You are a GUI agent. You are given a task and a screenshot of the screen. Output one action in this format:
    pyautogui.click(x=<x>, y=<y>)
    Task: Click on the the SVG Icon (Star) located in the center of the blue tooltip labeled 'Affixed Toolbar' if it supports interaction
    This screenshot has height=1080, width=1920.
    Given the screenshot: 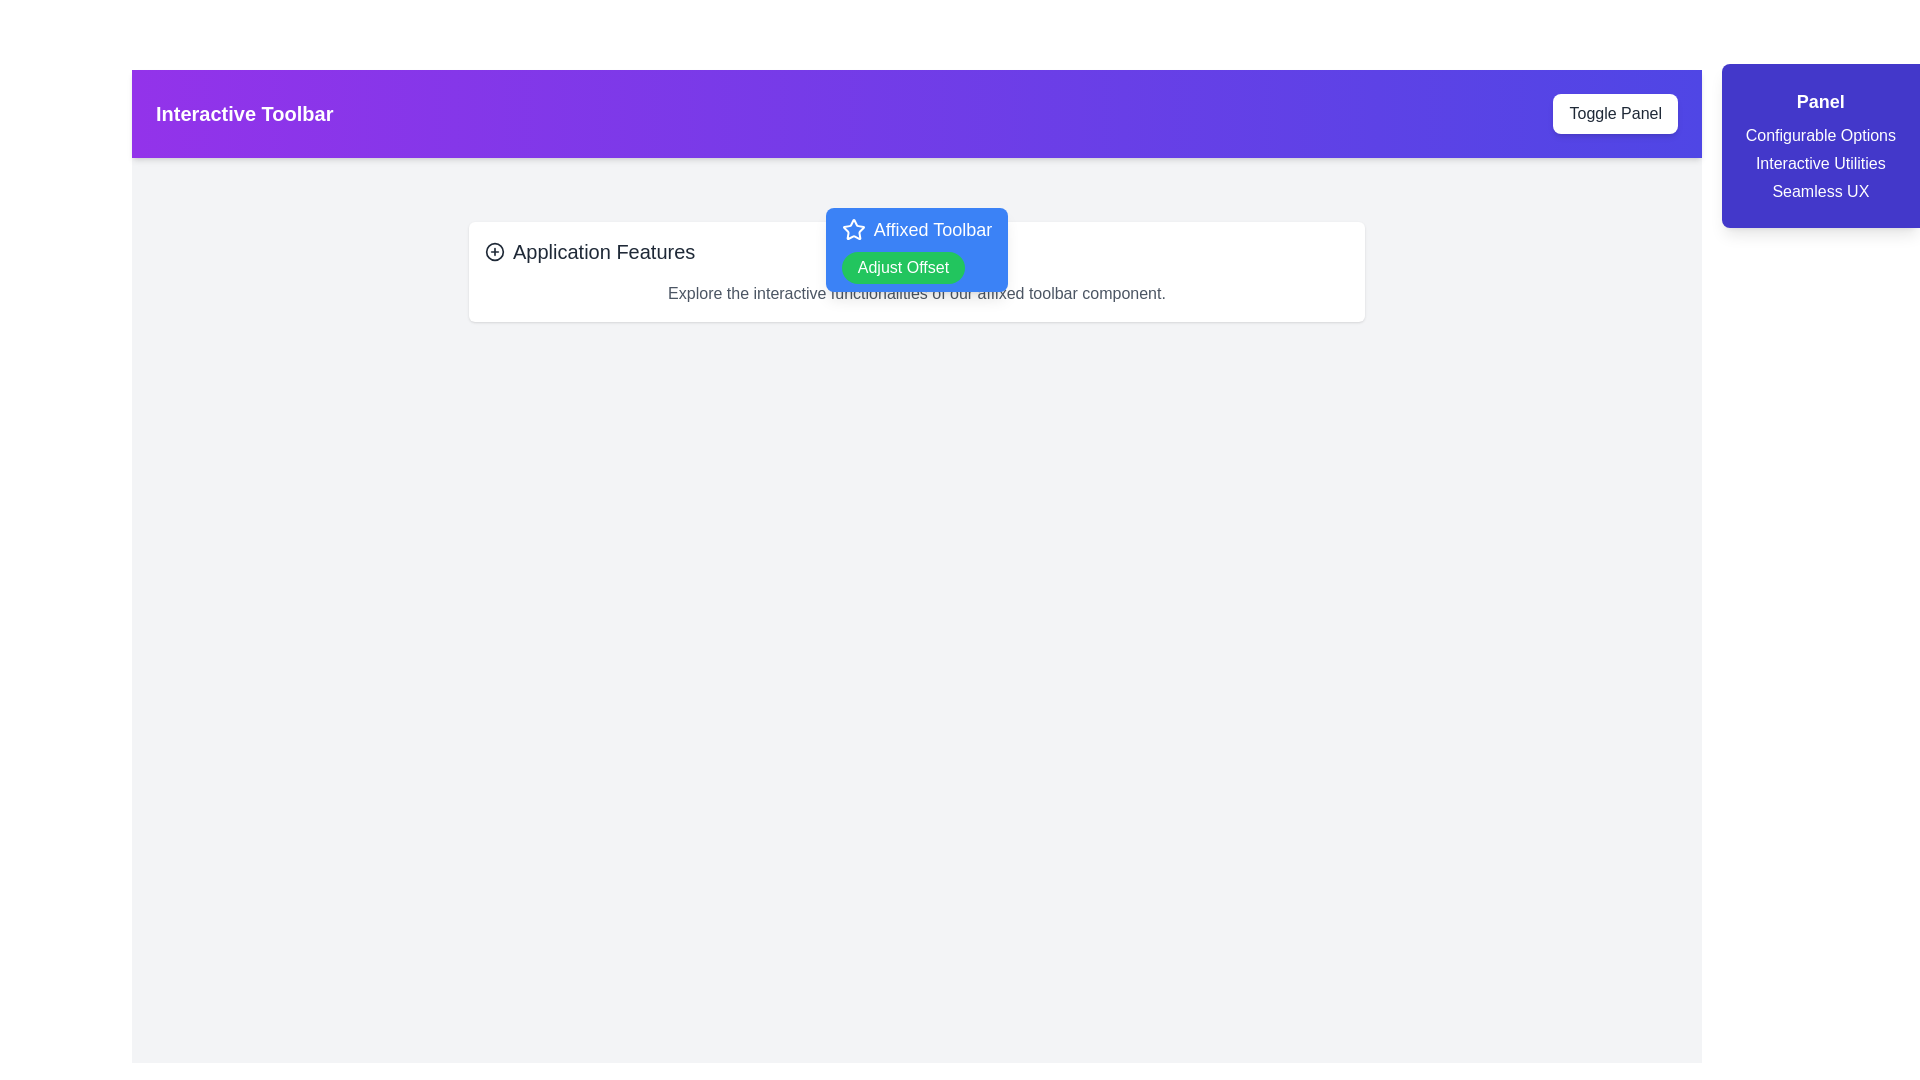 What is the action you would take?
    pyautogui.click(x=853, y=228)
    